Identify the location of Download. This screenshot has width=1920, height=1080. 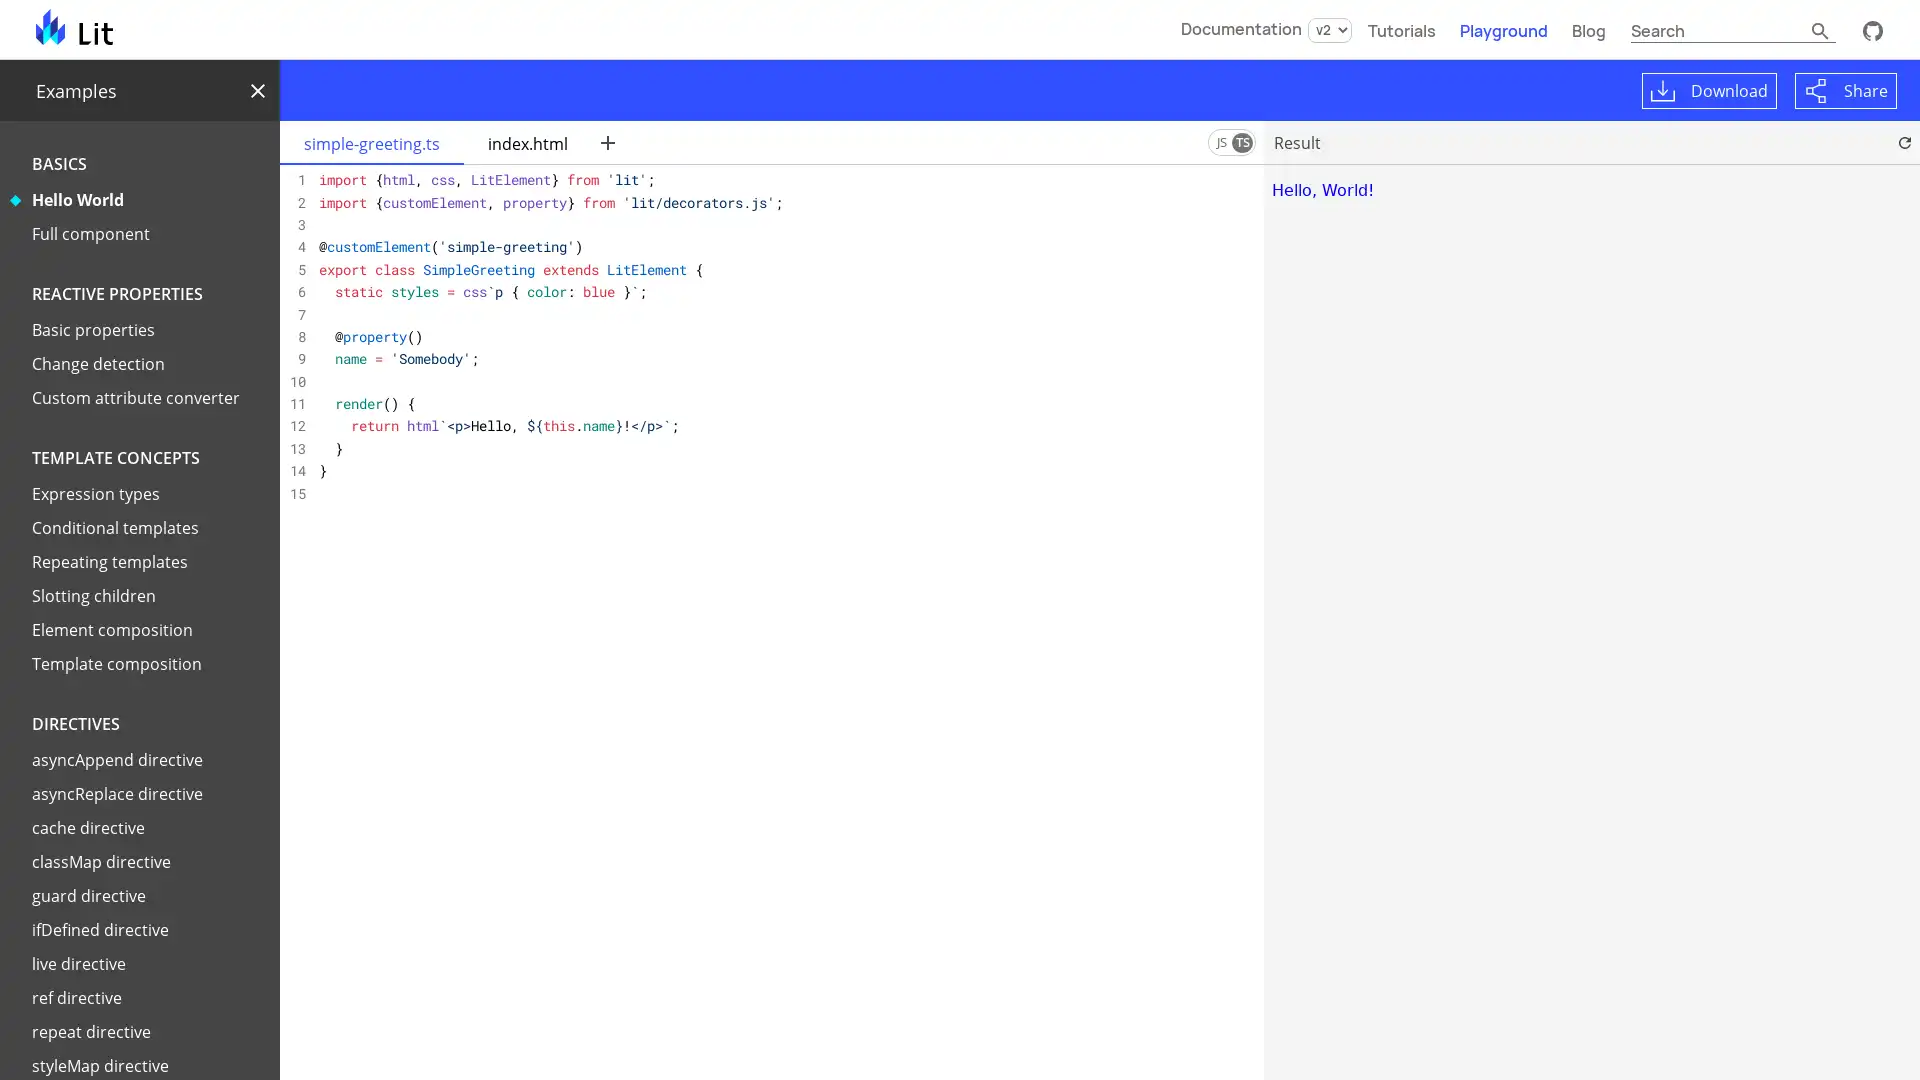
(1707, 88).